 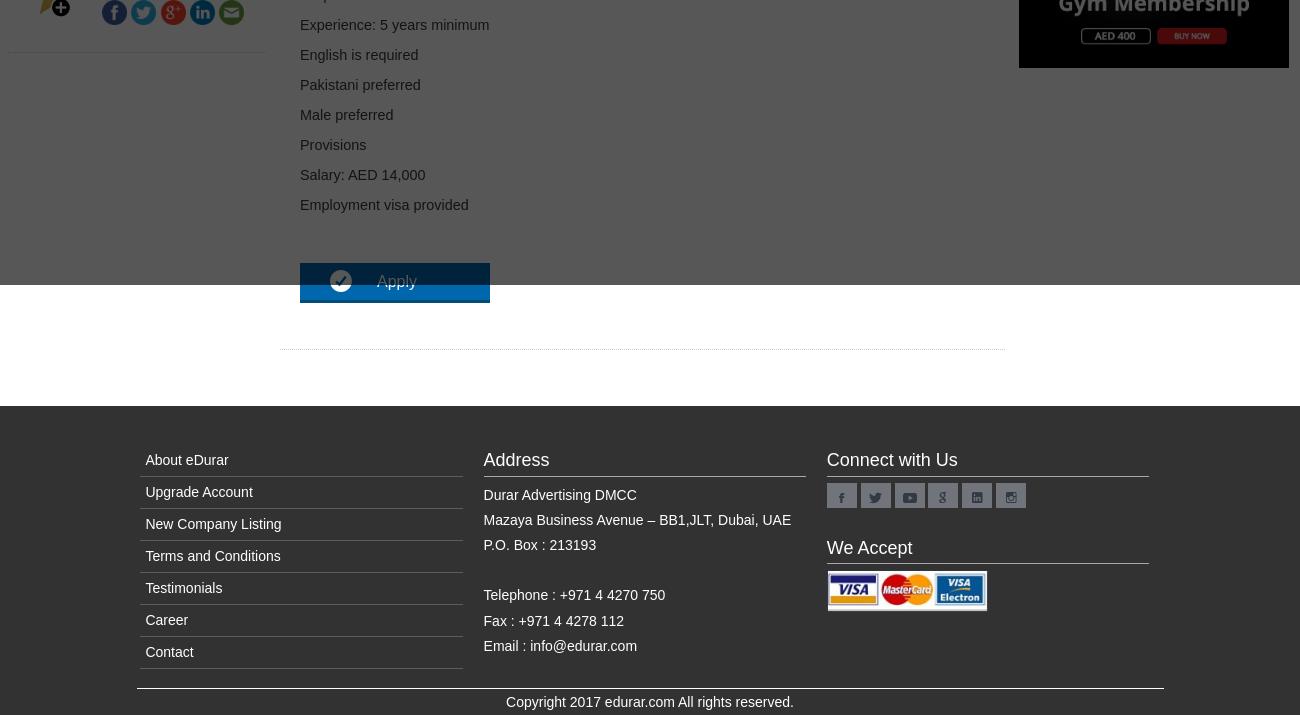 I want to click on 'Salary: AED 14,000', so click(x=361, y=175).